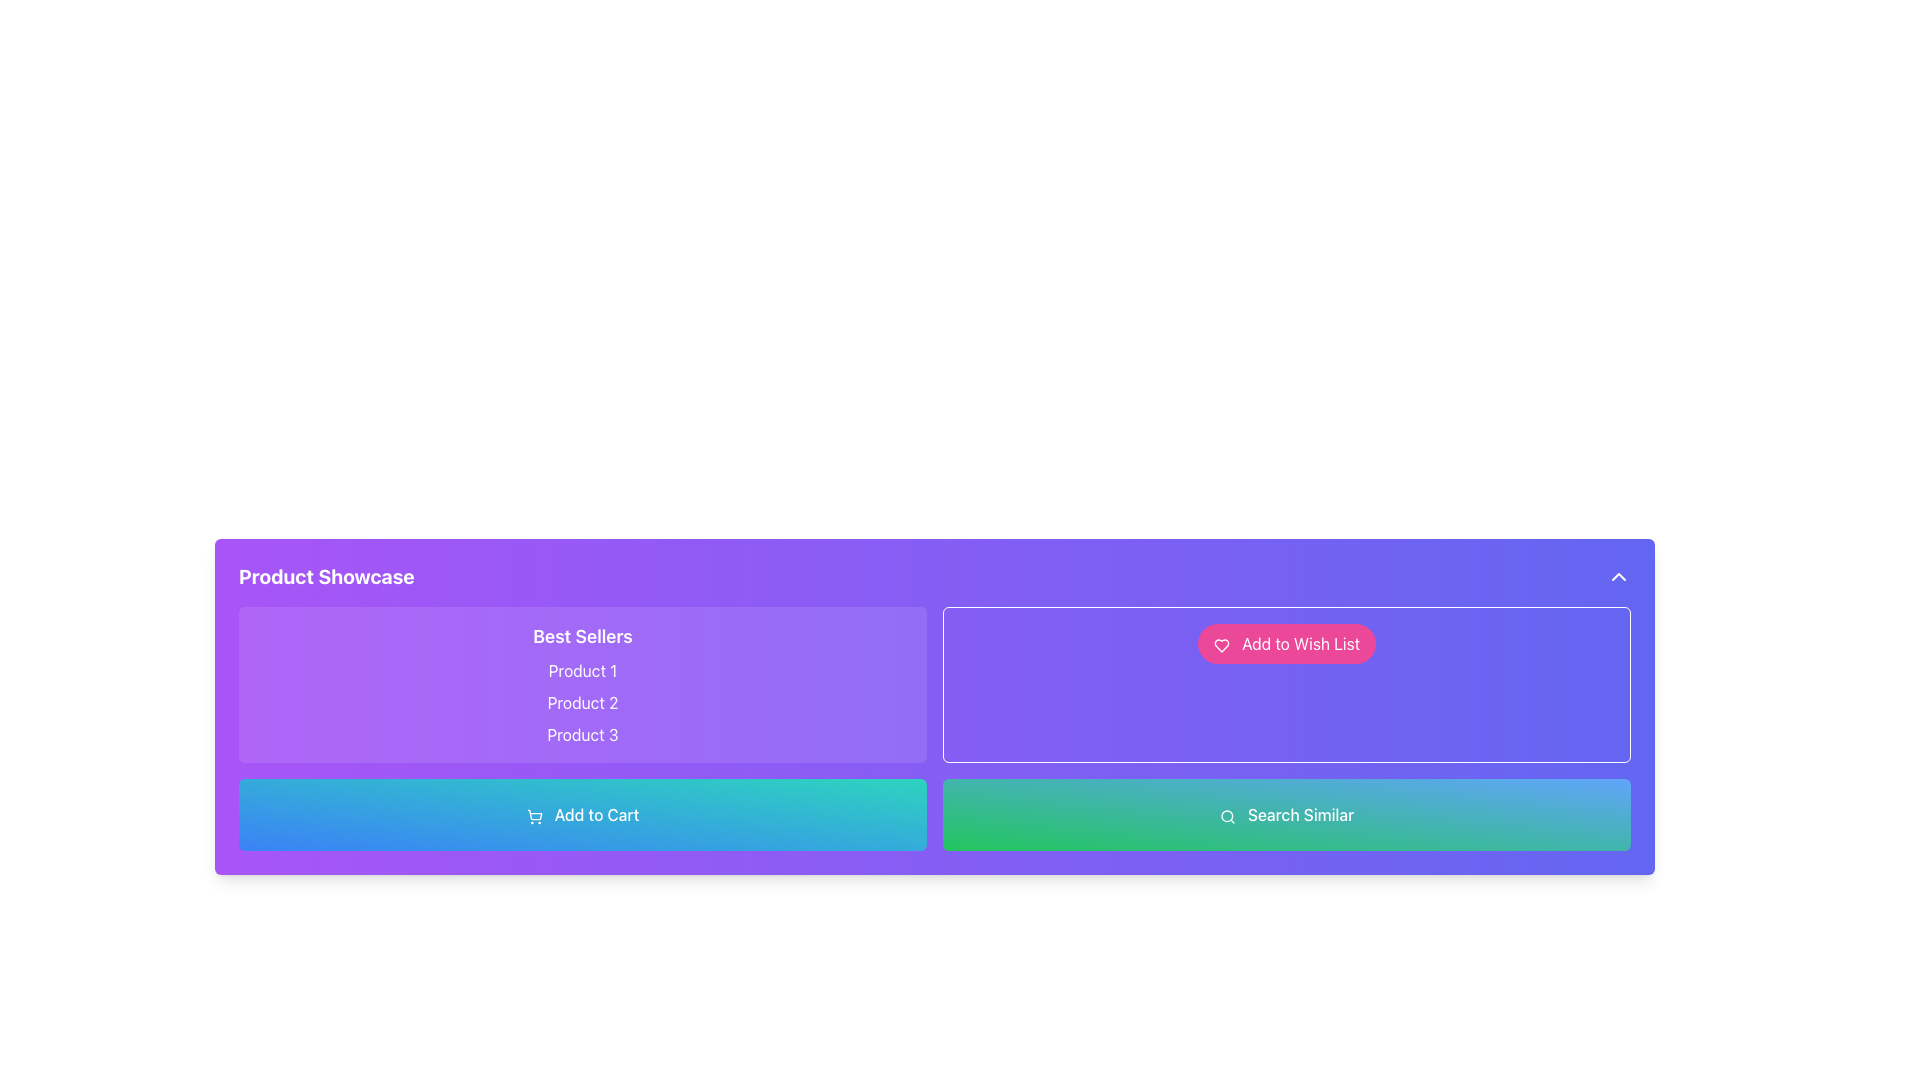  What do you see at coordinates (1286, 814) in the screenshot?
I see `the 'Search Similar' button, which is the rightmost button below the 'Add to Wish List' button, featuring a magnifying glass icon and styled with a gradient background` at bounding box center [1286, 814].